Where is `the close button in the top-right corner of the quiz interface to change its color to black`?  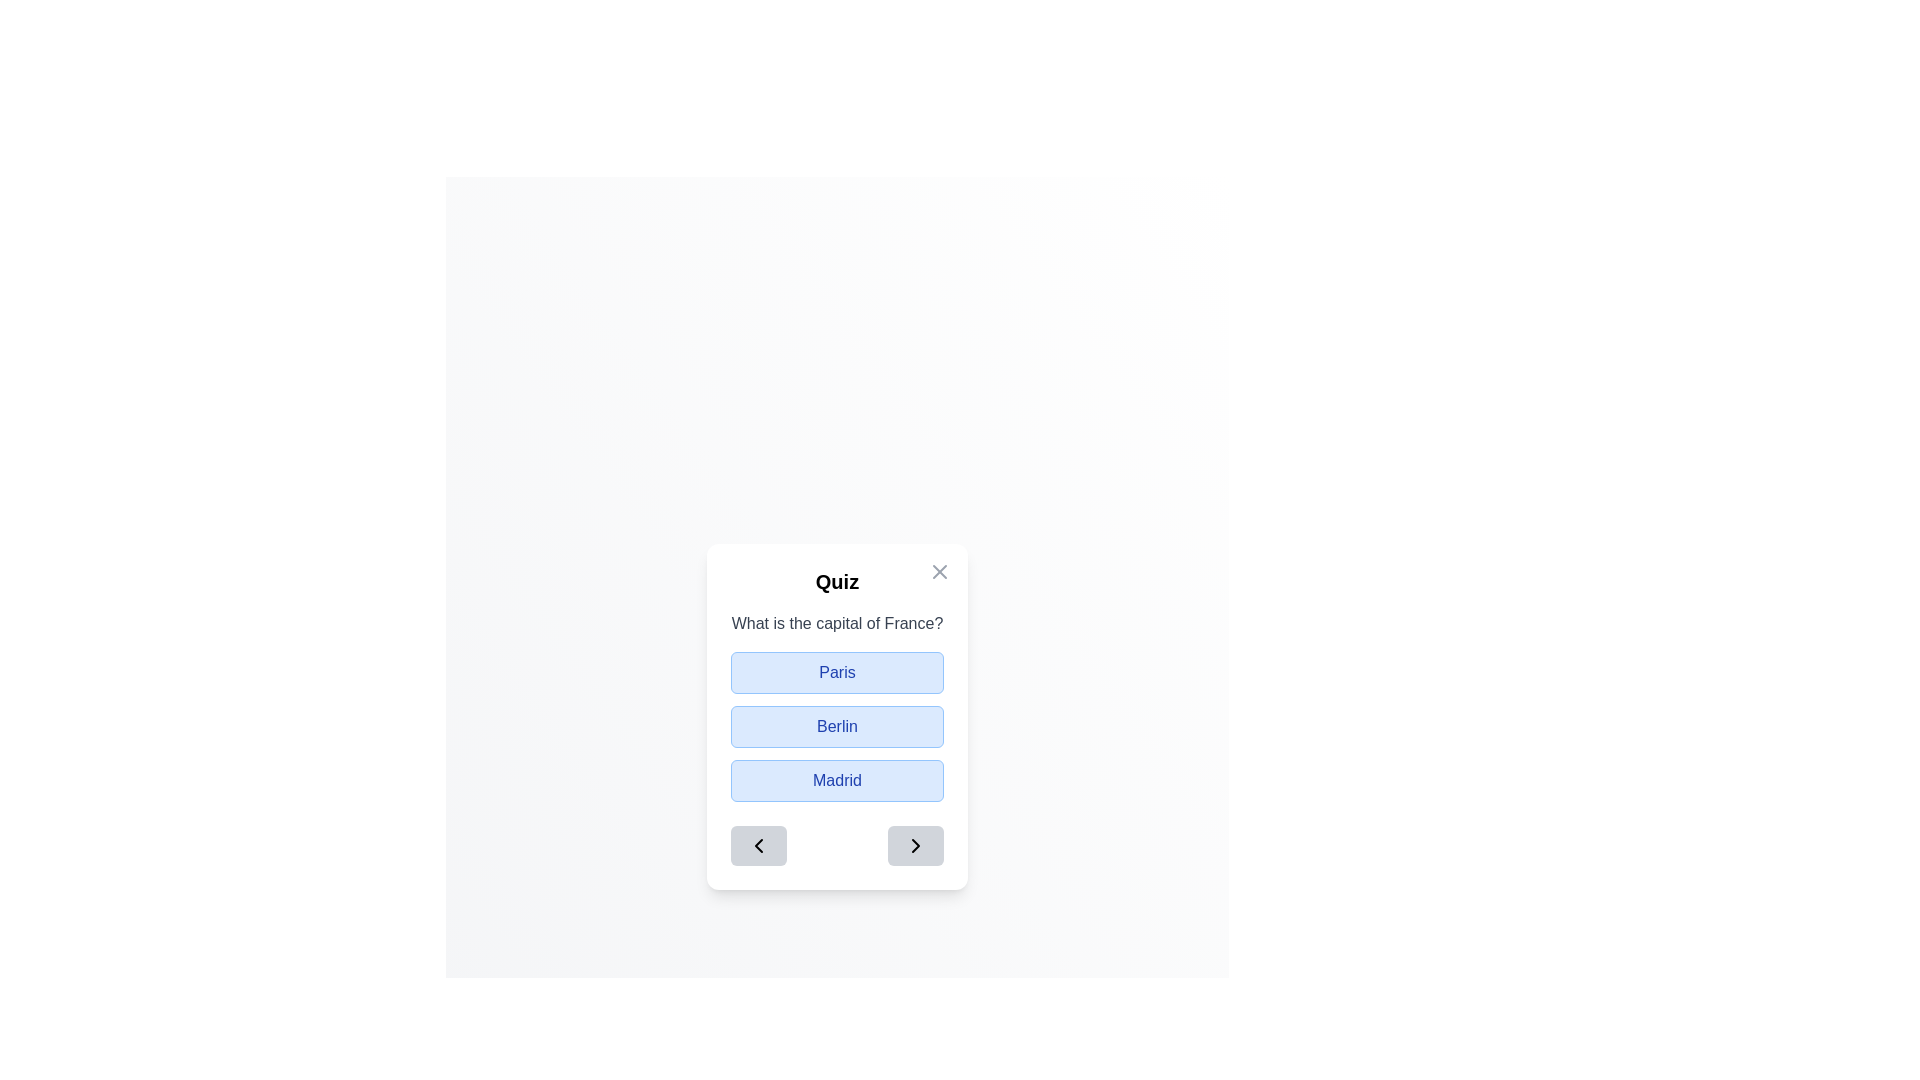
the close button in the top-right corner of the quiz interface to change its color to black is located at coordinates (939, 571).